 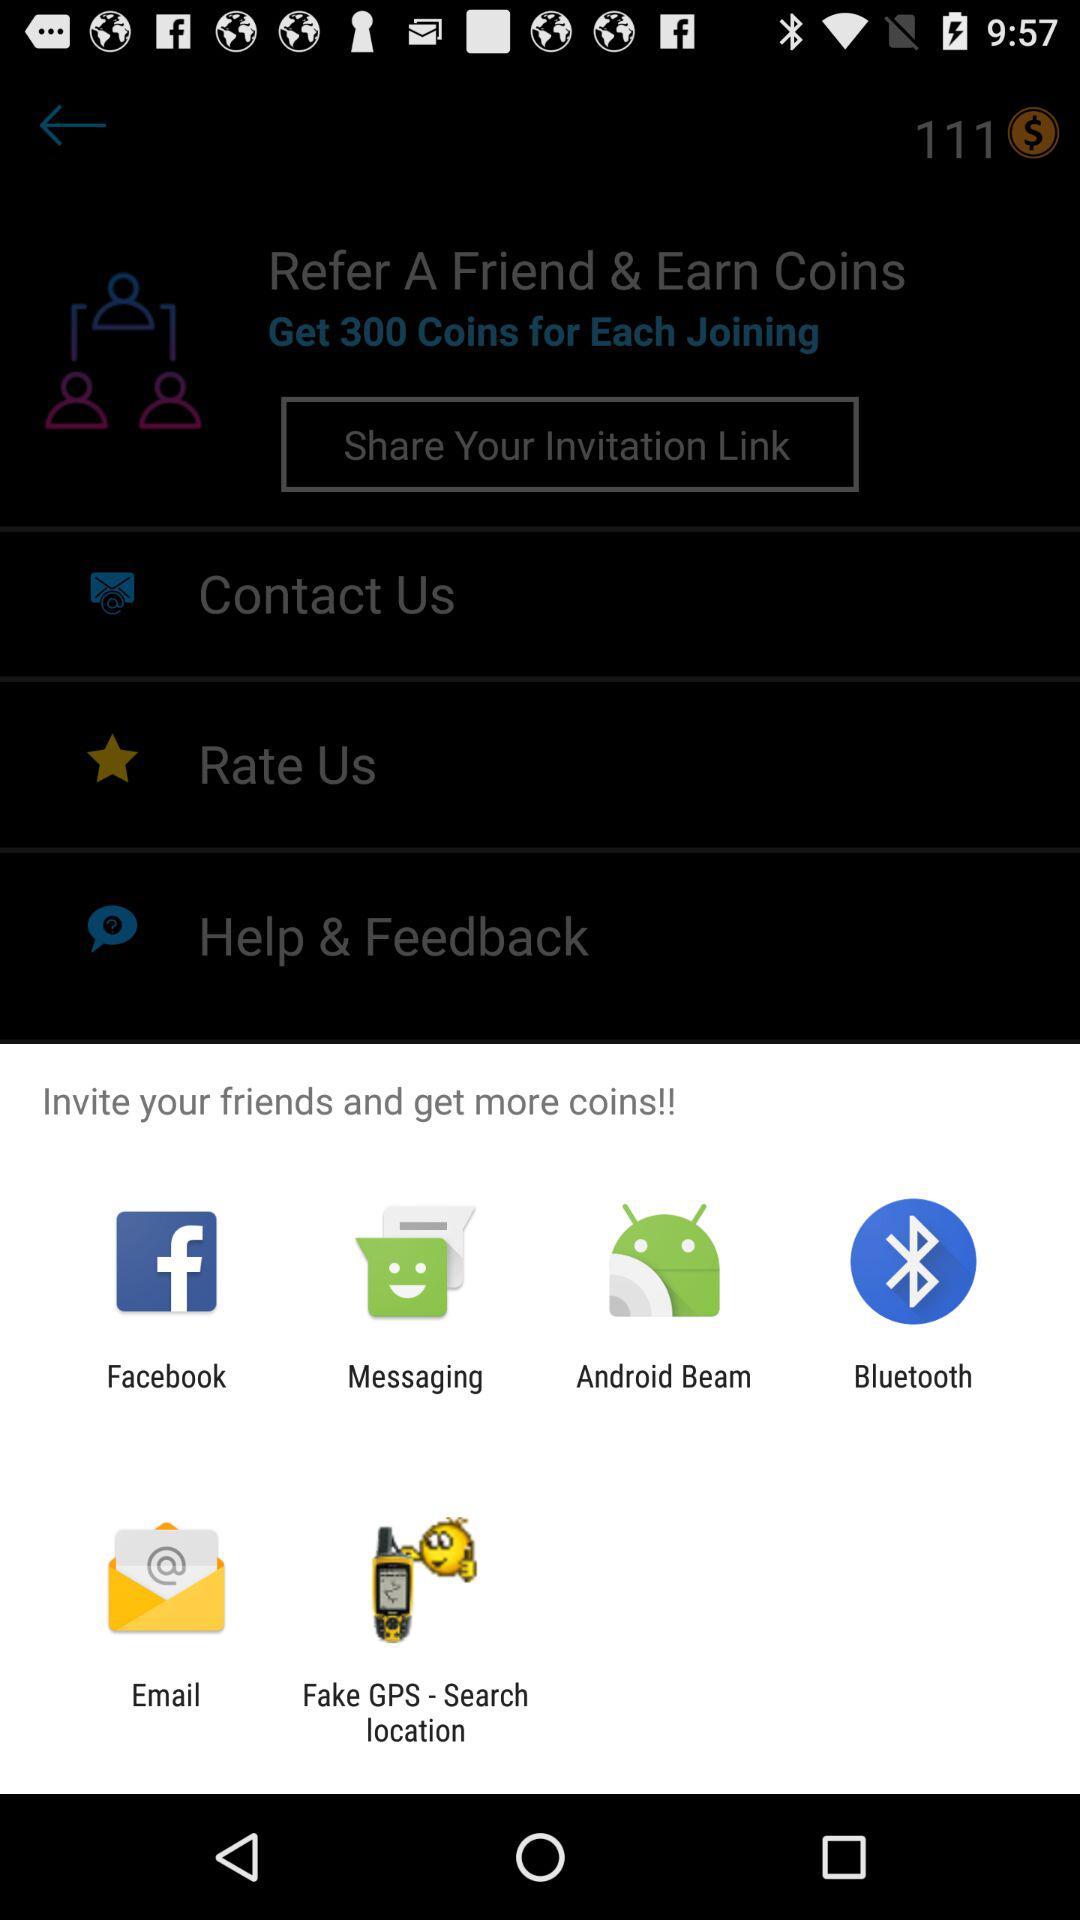 I want to click on item at the bottom right corner, so click(x=913, y=1392).